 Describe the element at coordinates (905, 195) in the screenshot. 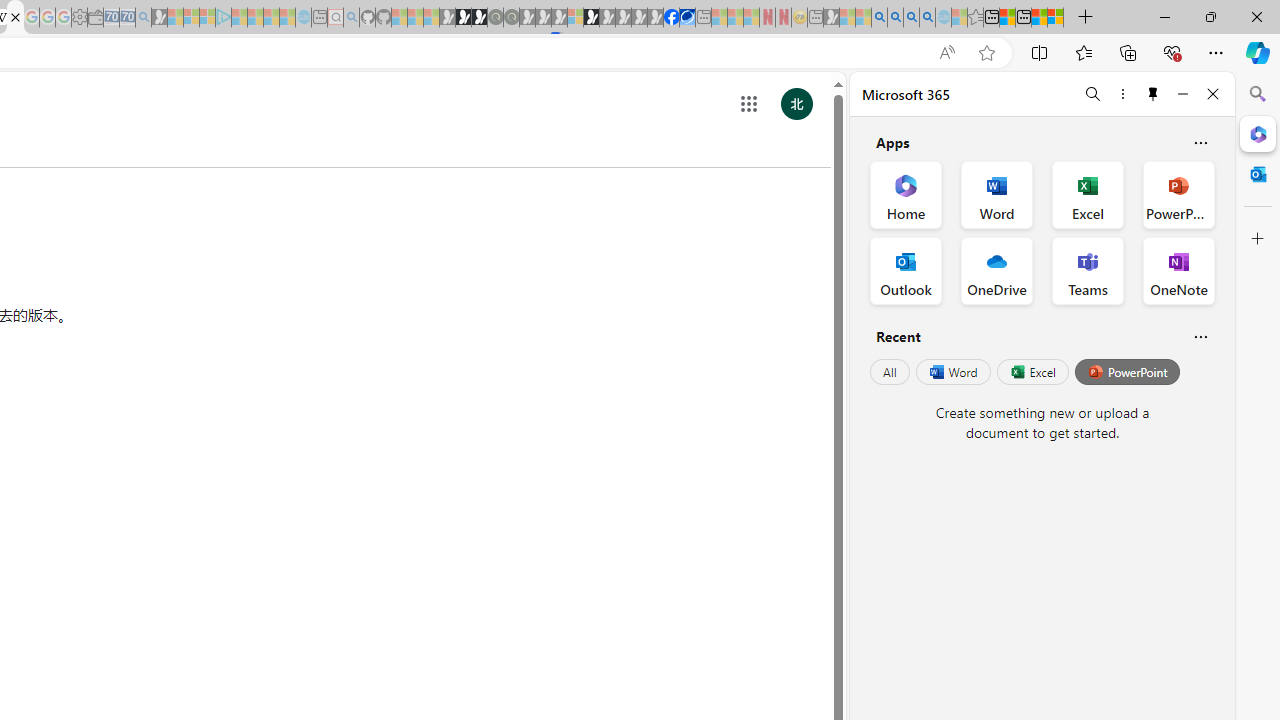

I see `'Home Office App'` at that location.